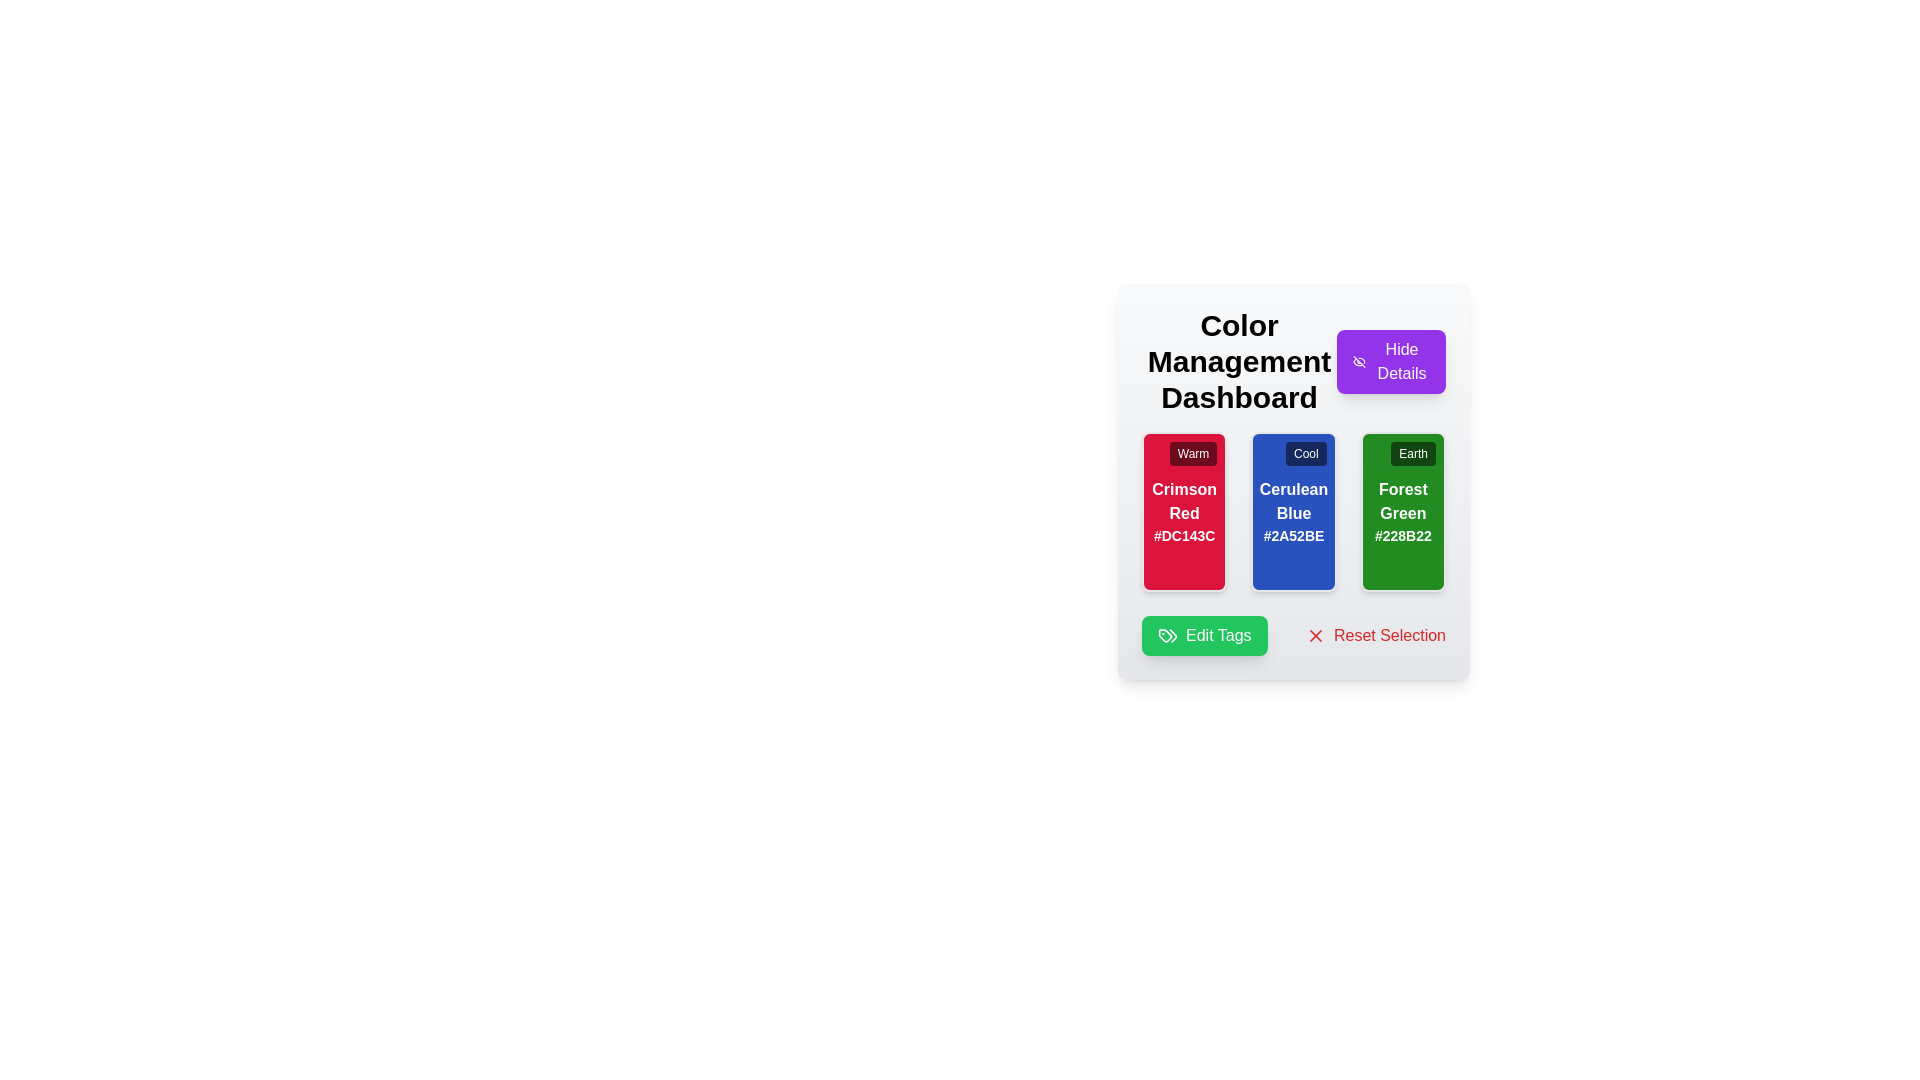  What do you see at coordinates (1167, 636) in the screenshot?
I see `the green tag icon located to the left side of the 'Edit Tags' button in the bottom left corner of the control panel` at bounding box center [1167, 636].